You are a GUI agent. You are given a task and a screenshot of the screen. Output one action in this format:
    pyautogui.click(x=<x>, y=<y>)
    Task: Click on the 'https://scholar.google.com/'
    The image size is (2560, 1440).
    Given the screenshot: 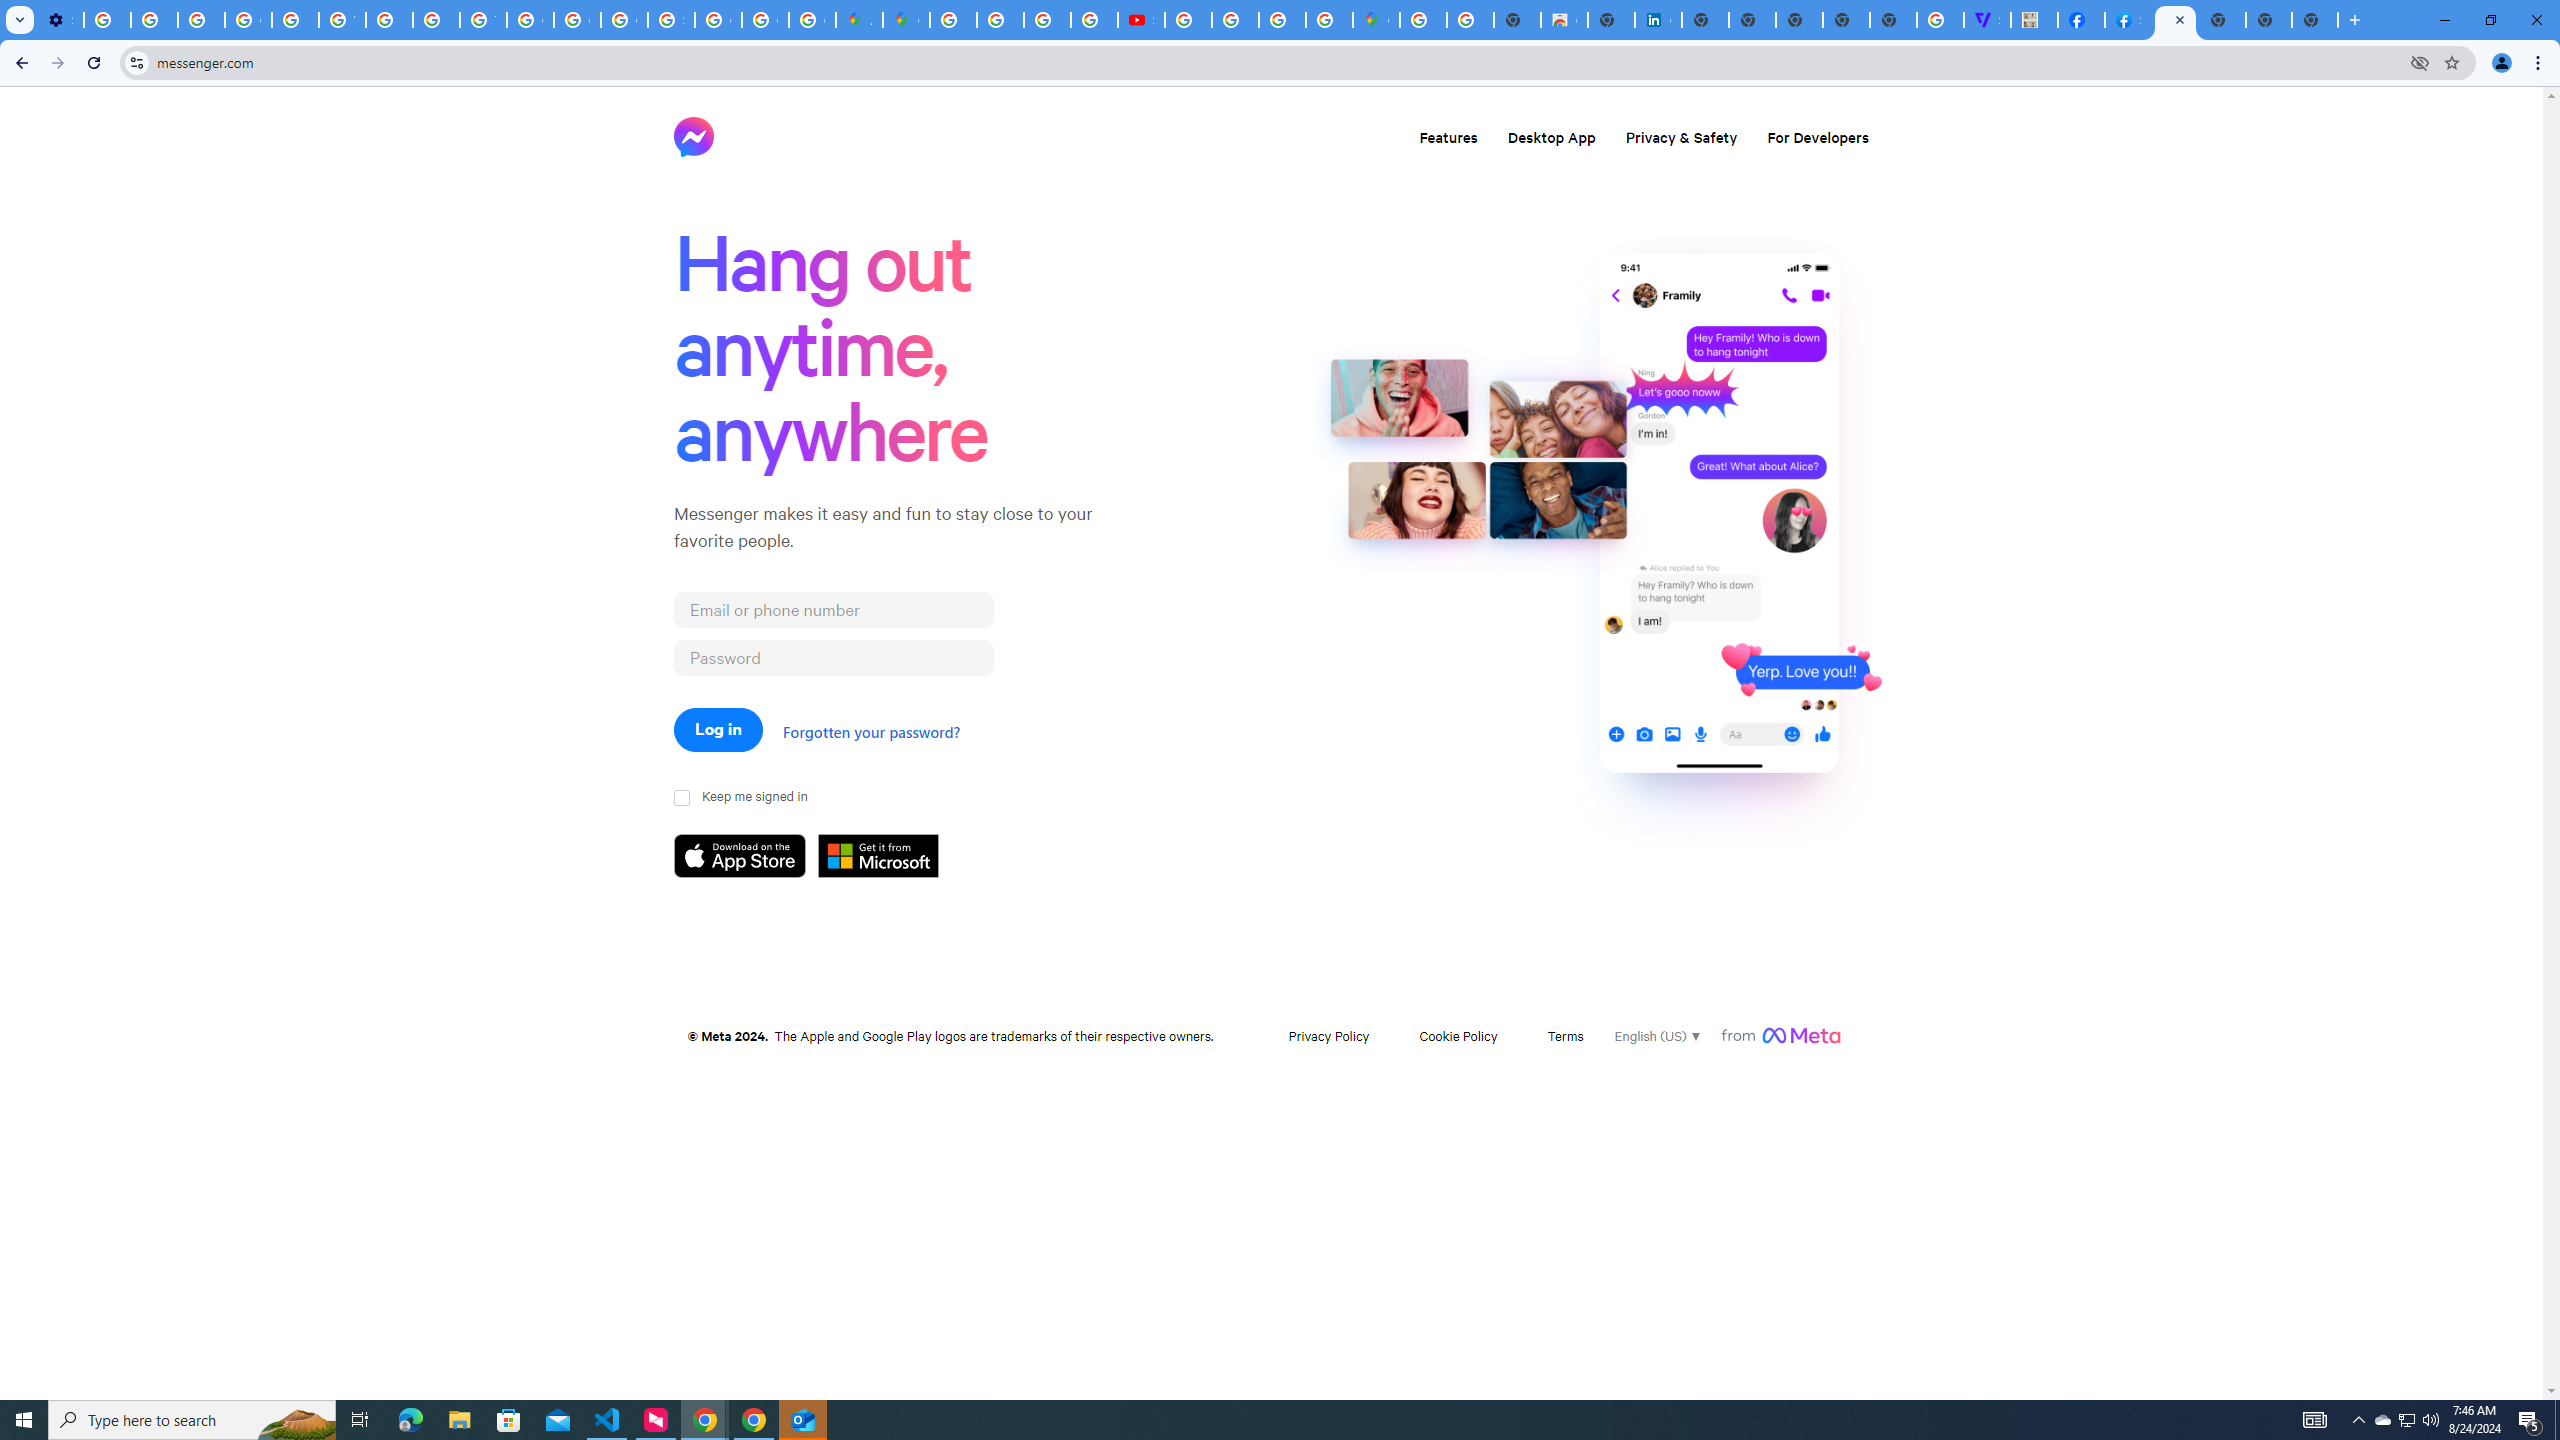 What is the action you would take?
    pyautogui.click(x=388, y=19)
    